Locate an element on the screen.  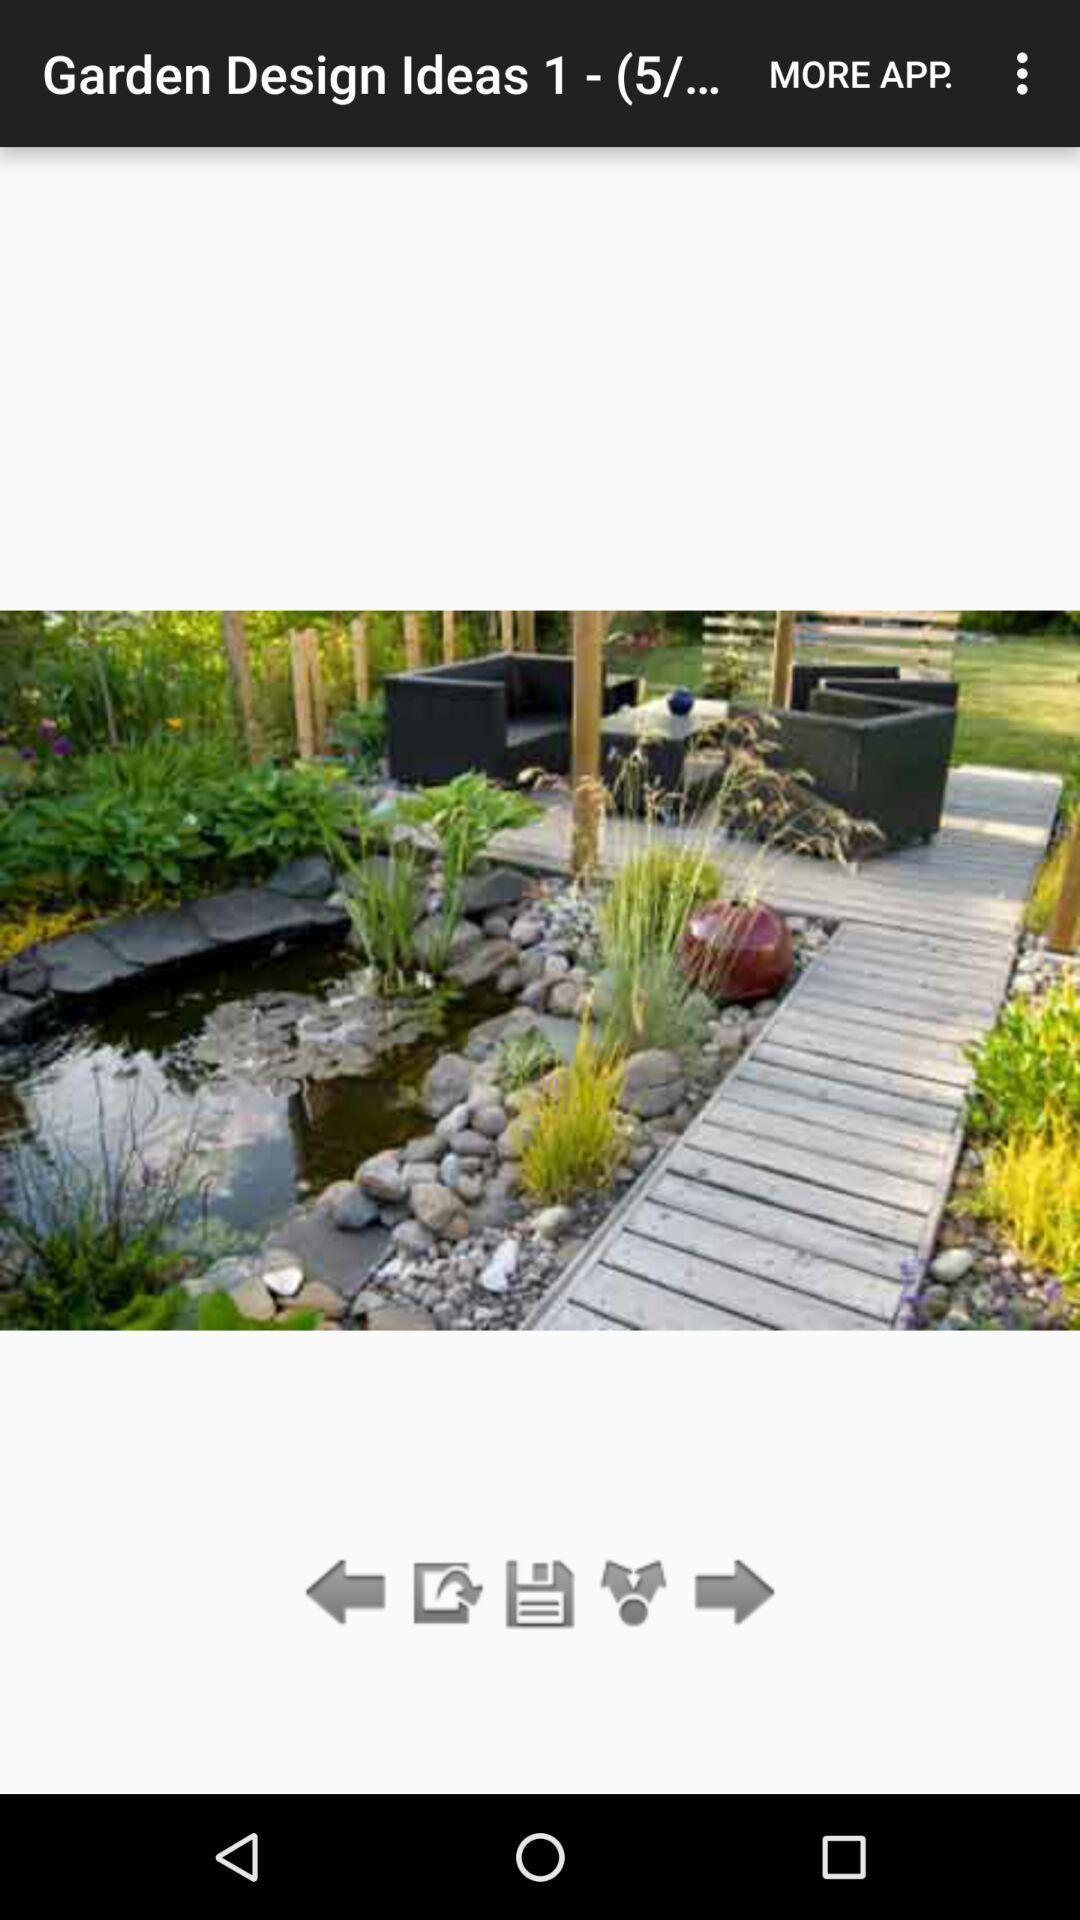
next picture is located at coordinates (729, 1593).